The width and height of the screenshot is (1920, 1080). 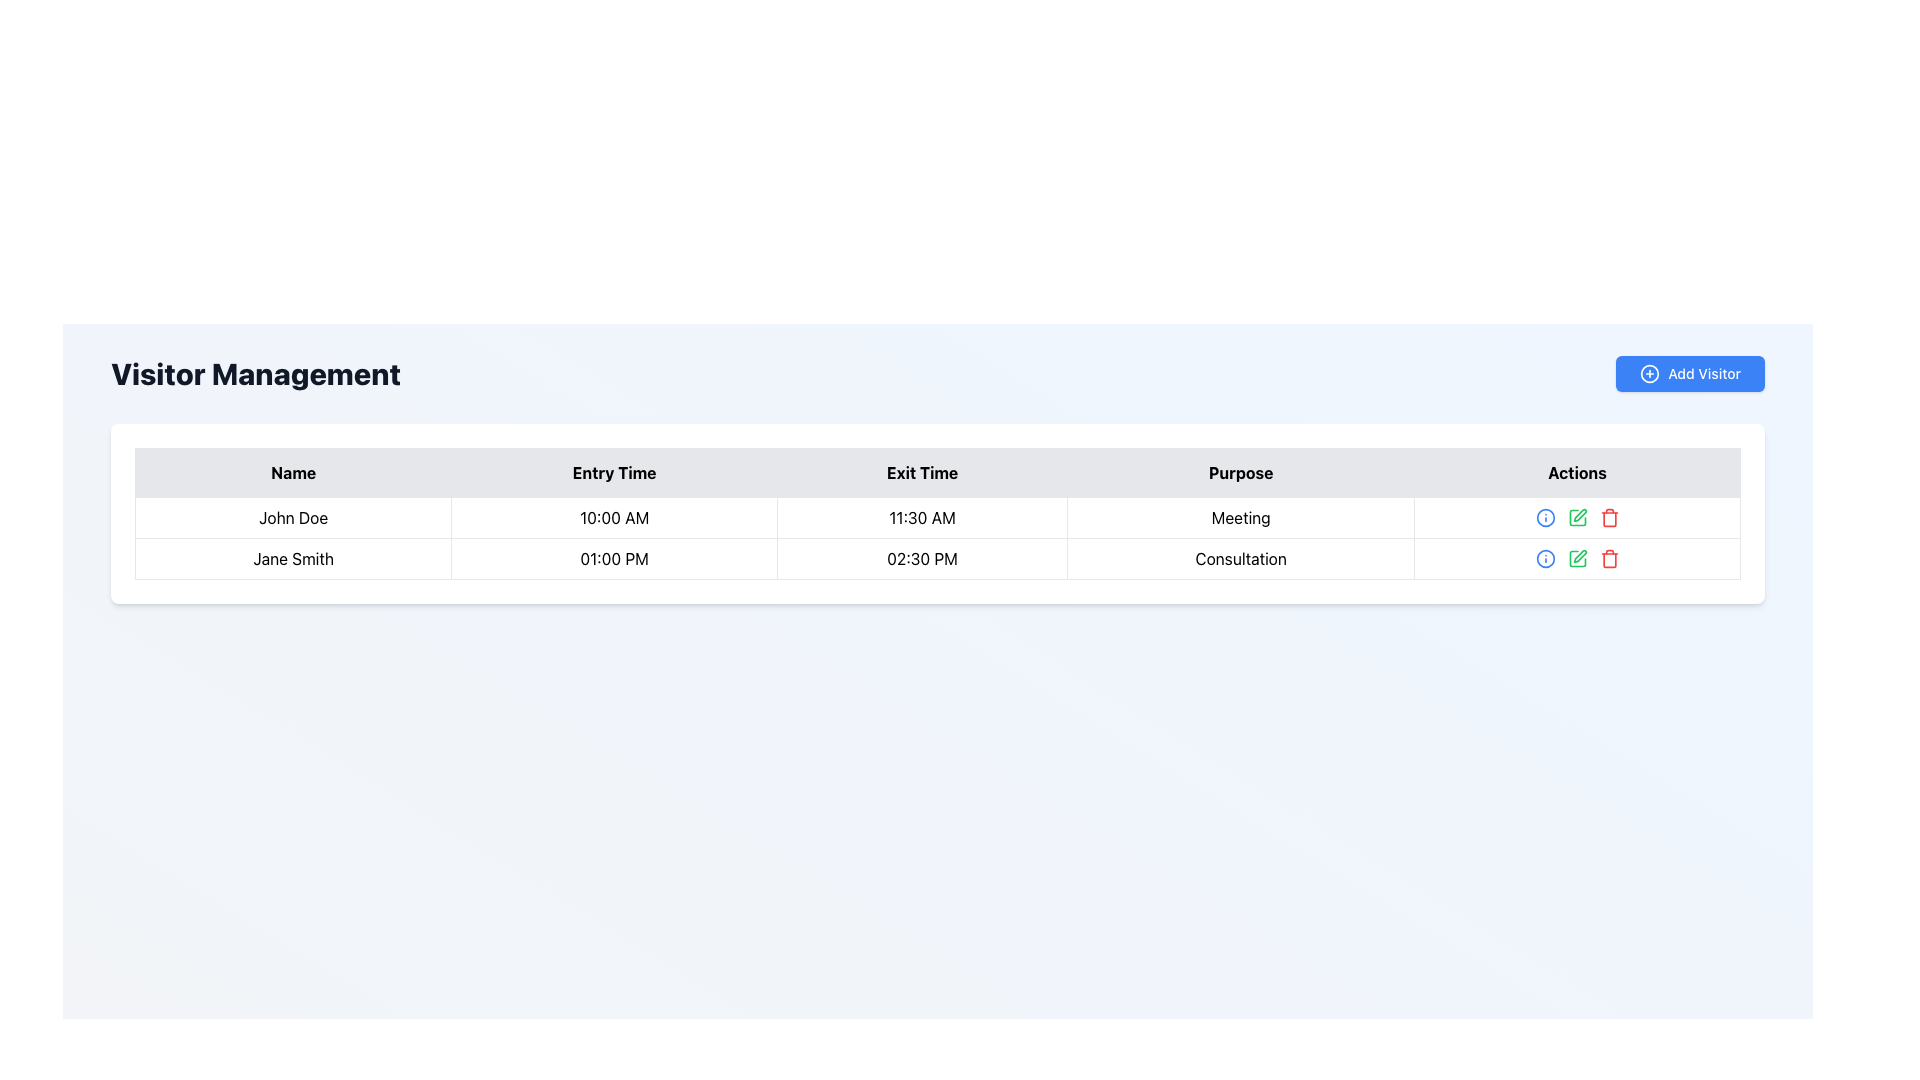 What do you see at coordinates (1703, 374) in the screenshot?
I see `the button labeled with the text that initiates the process of adding a visitor entry, located in the upper-right corner of the page, next to its left-aligned icon` at bounding box center [1703, 374].